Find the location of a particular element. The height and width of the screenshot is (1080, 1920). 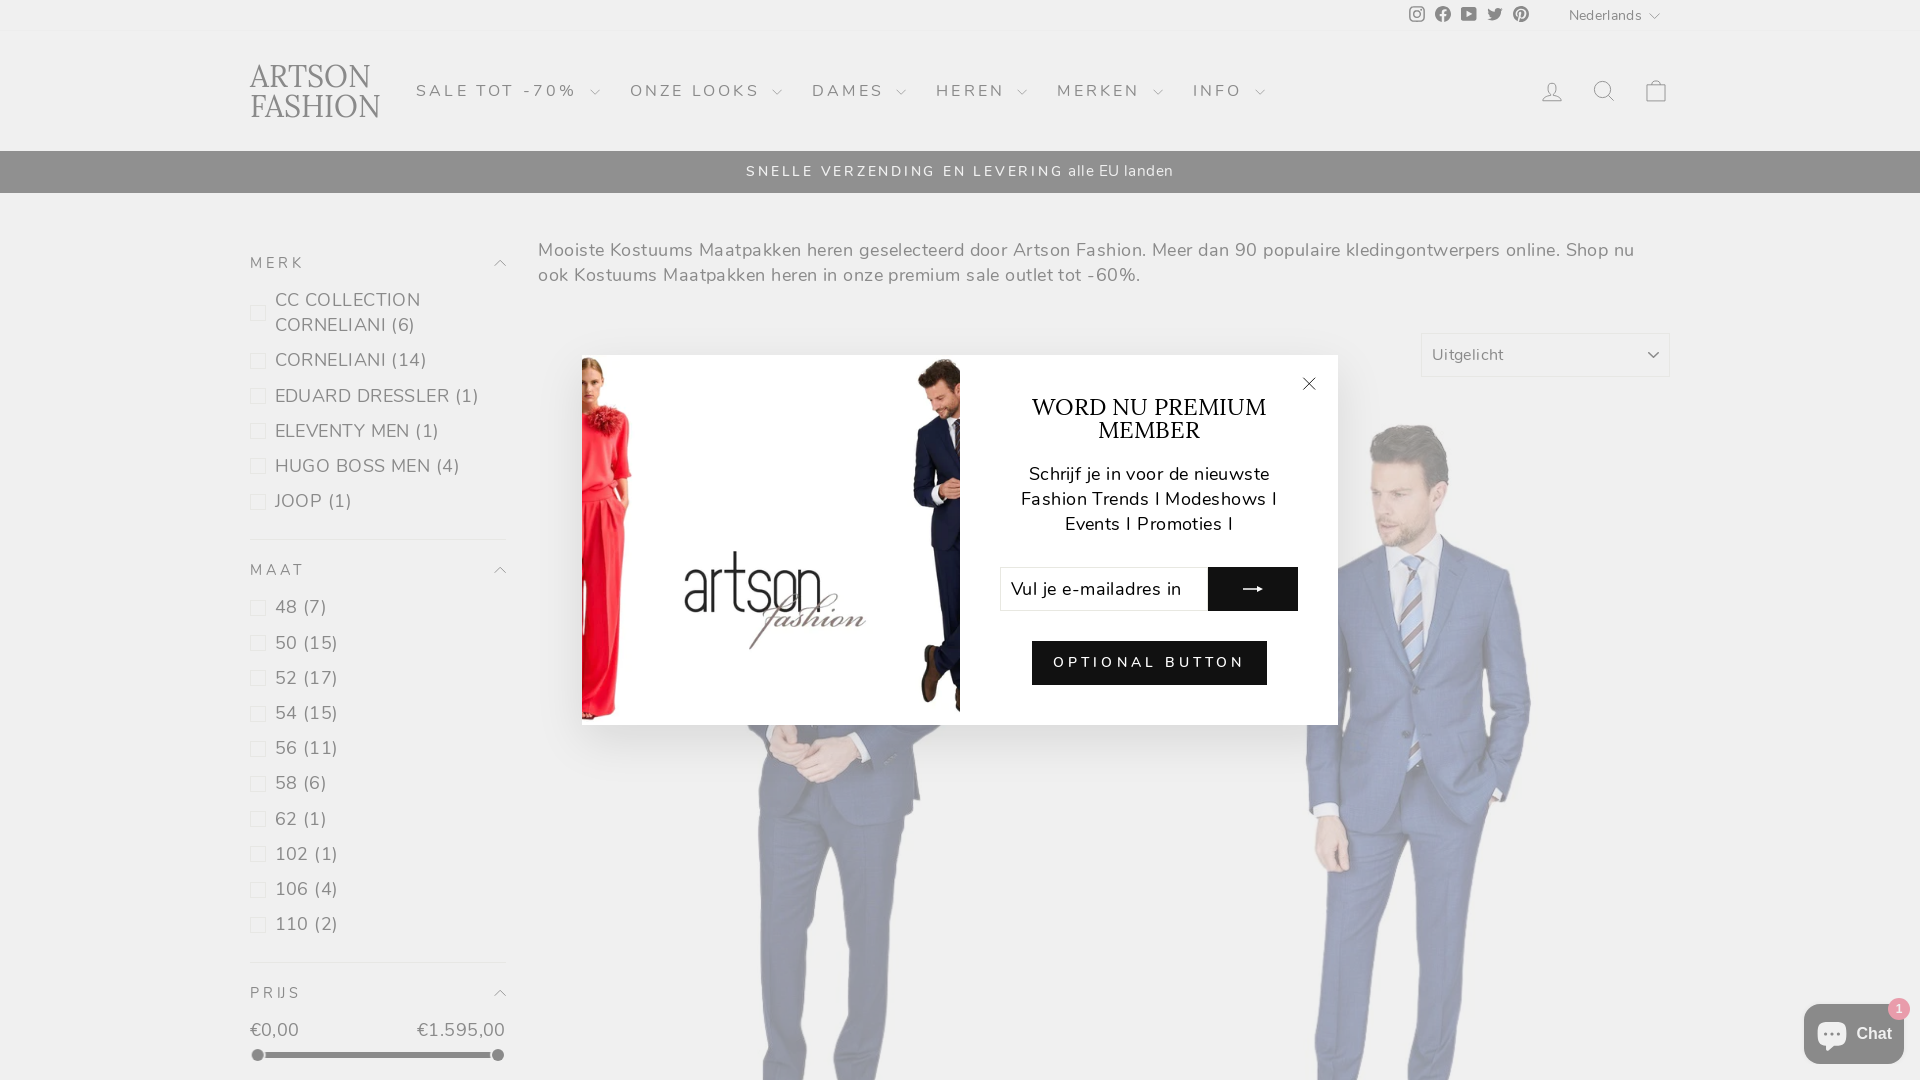

'twitter is located at coordinates (1482, 15).